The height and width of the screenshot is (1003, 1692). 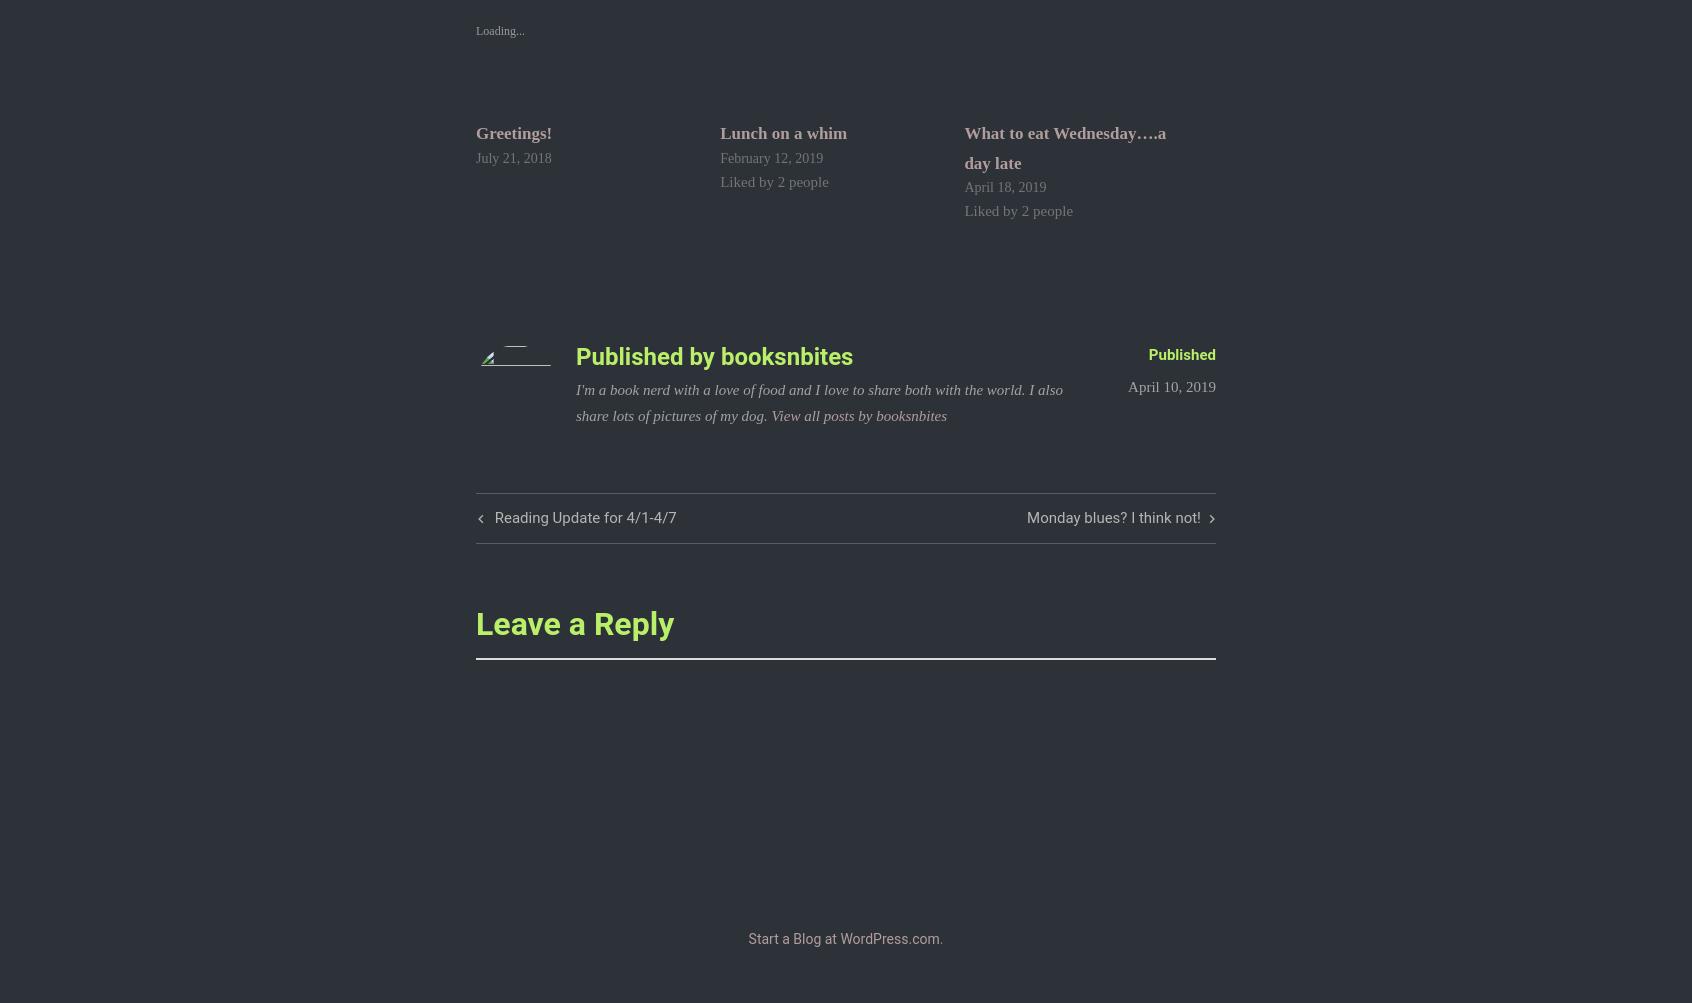 I want to click on 'Monday blues? I think not!', so click(x=1026, y=517).